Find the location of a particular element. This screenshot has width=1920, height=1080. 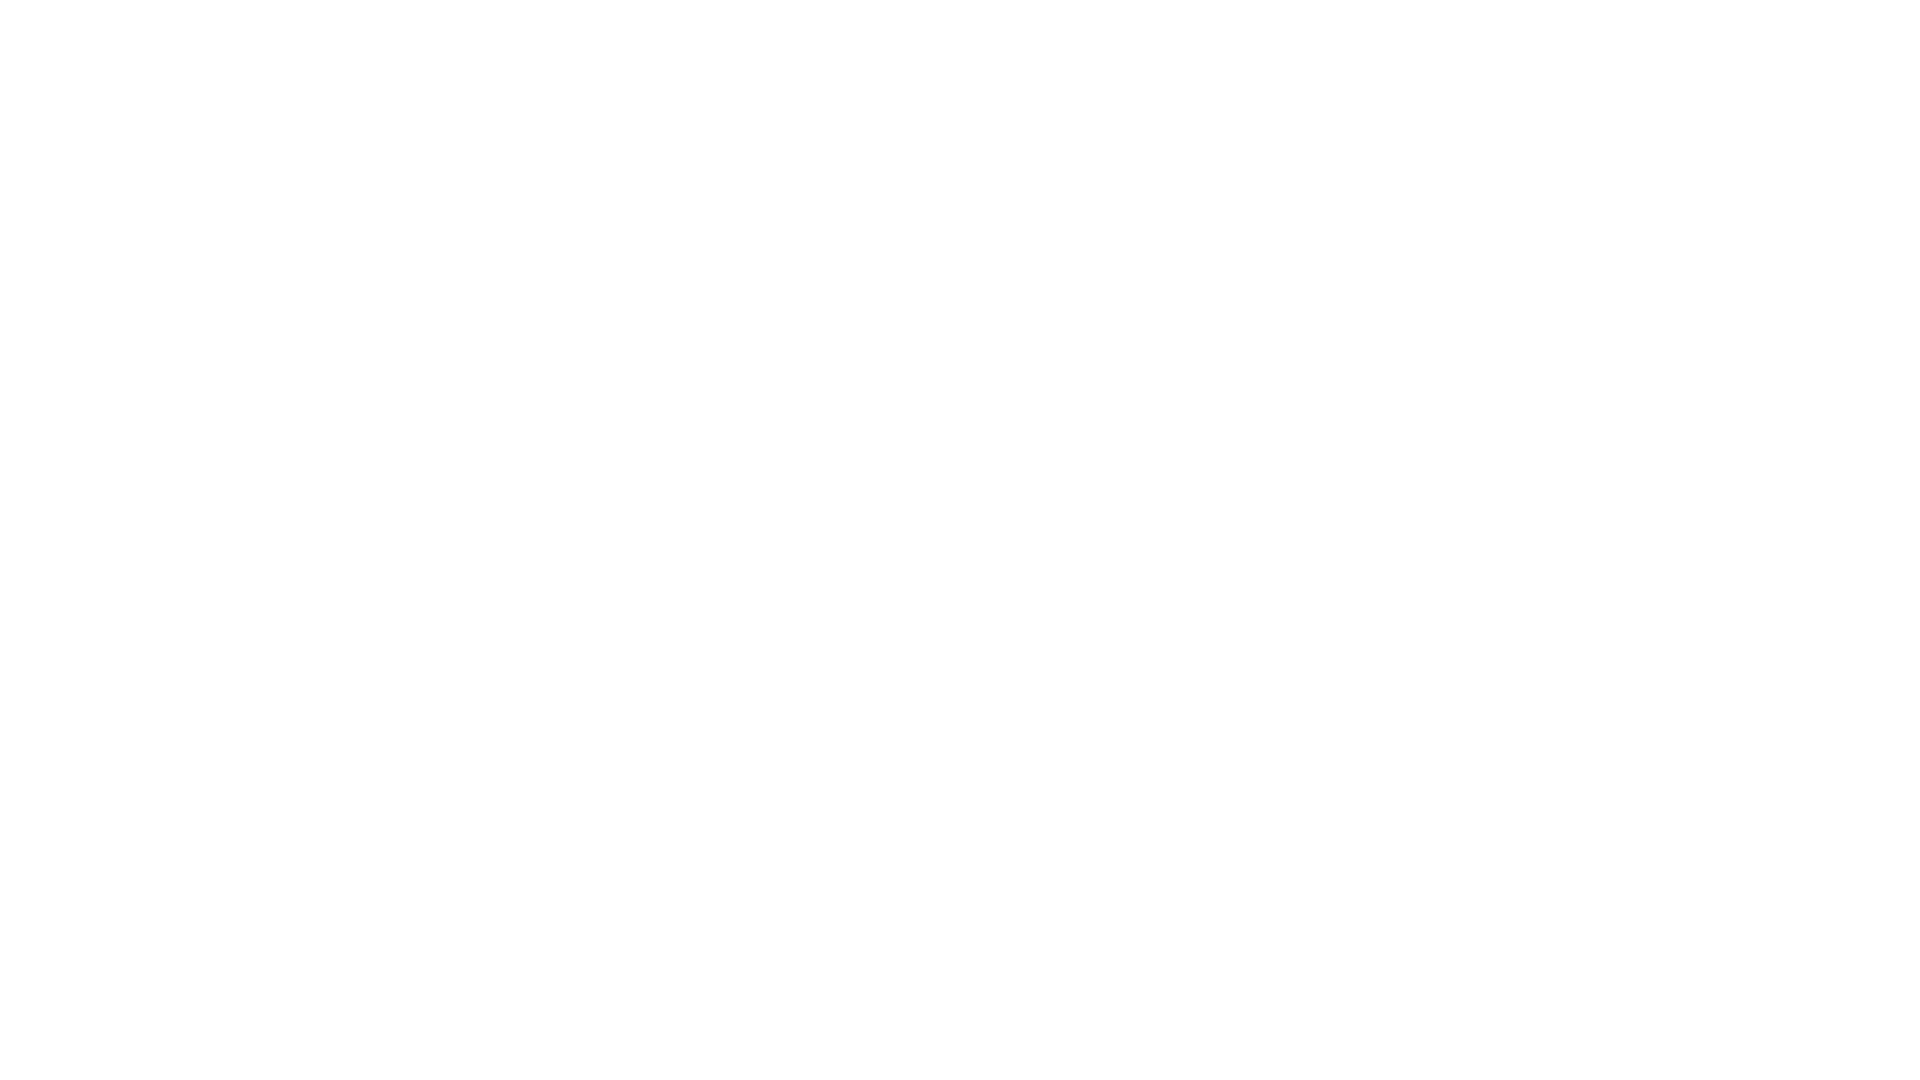

Life Sciences is located at coordinates (771, 677).